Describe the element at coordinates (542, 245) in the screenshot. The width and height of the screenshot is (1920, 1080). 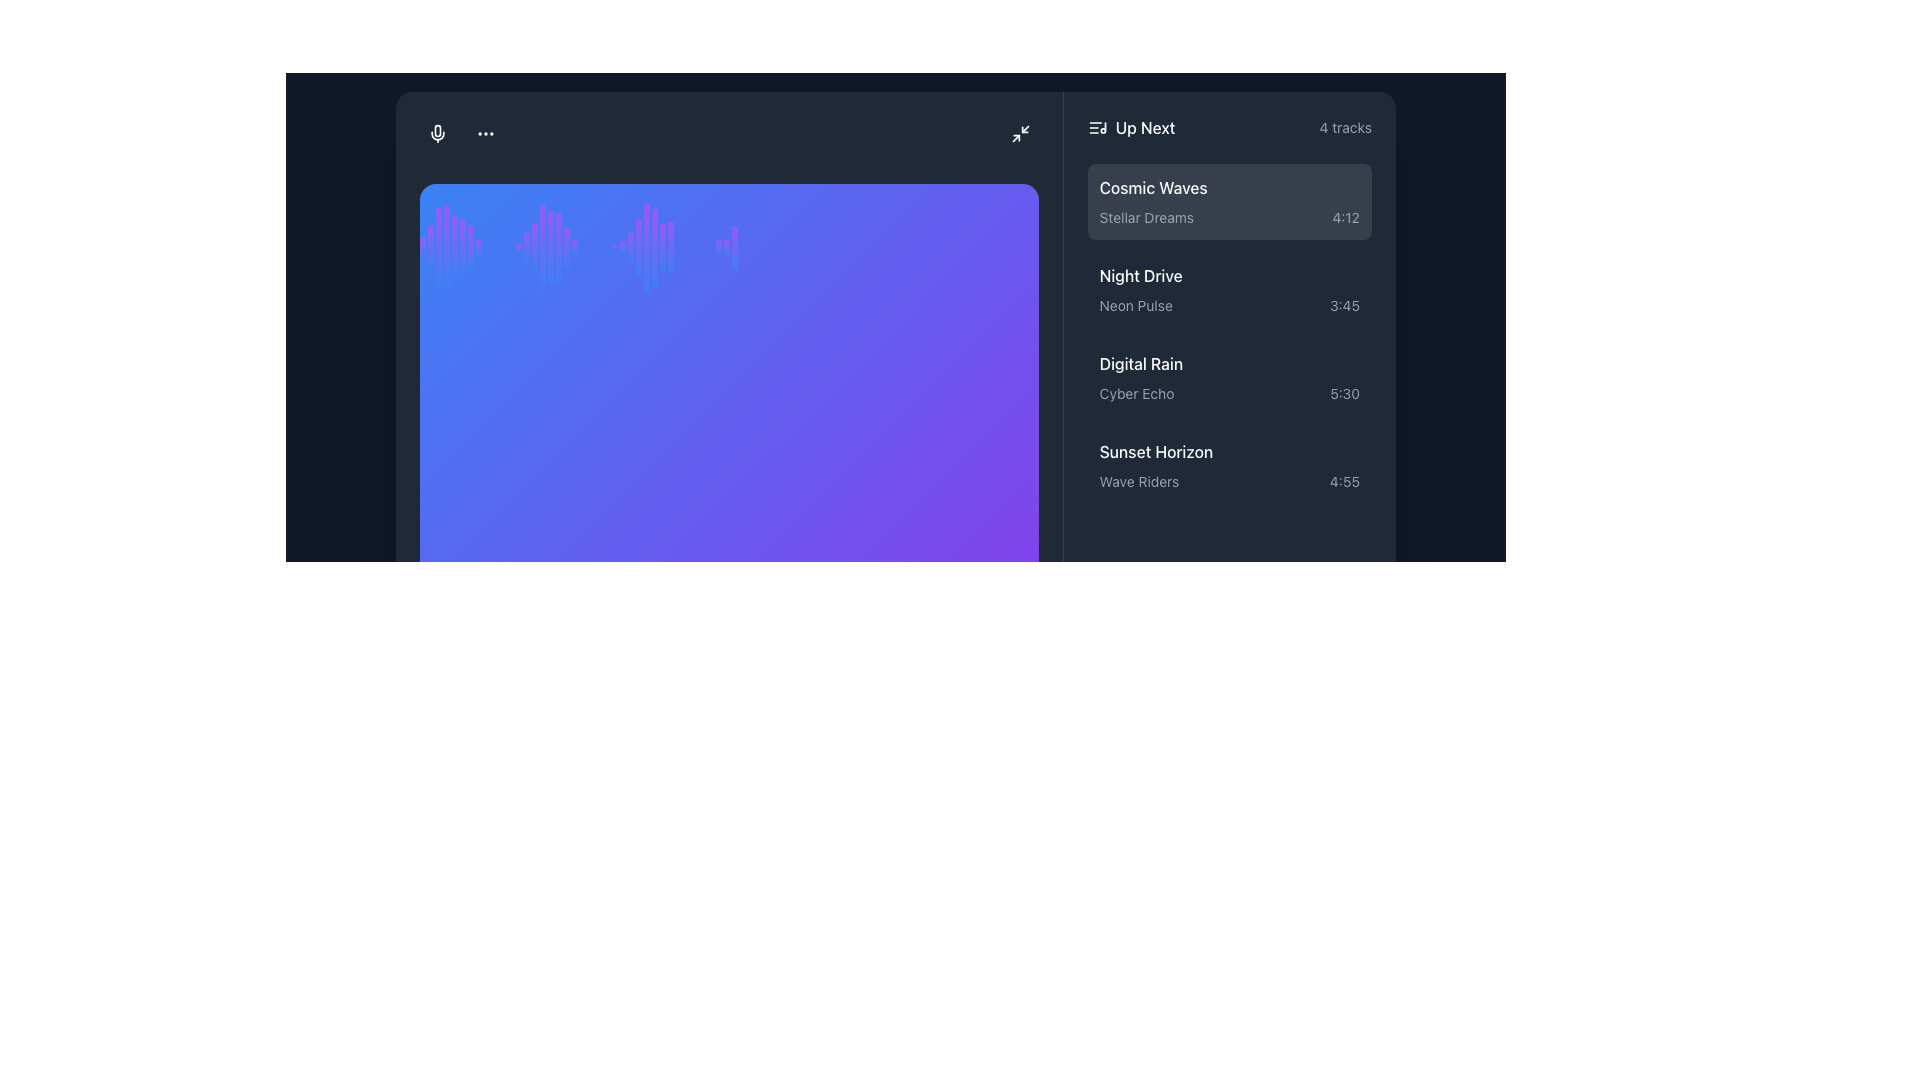
I see `the sixteenth vertical rectangle waveform bar, which has a gradient color scheme from blue to purple and is part of a horizontal group of similar elements` at that location.